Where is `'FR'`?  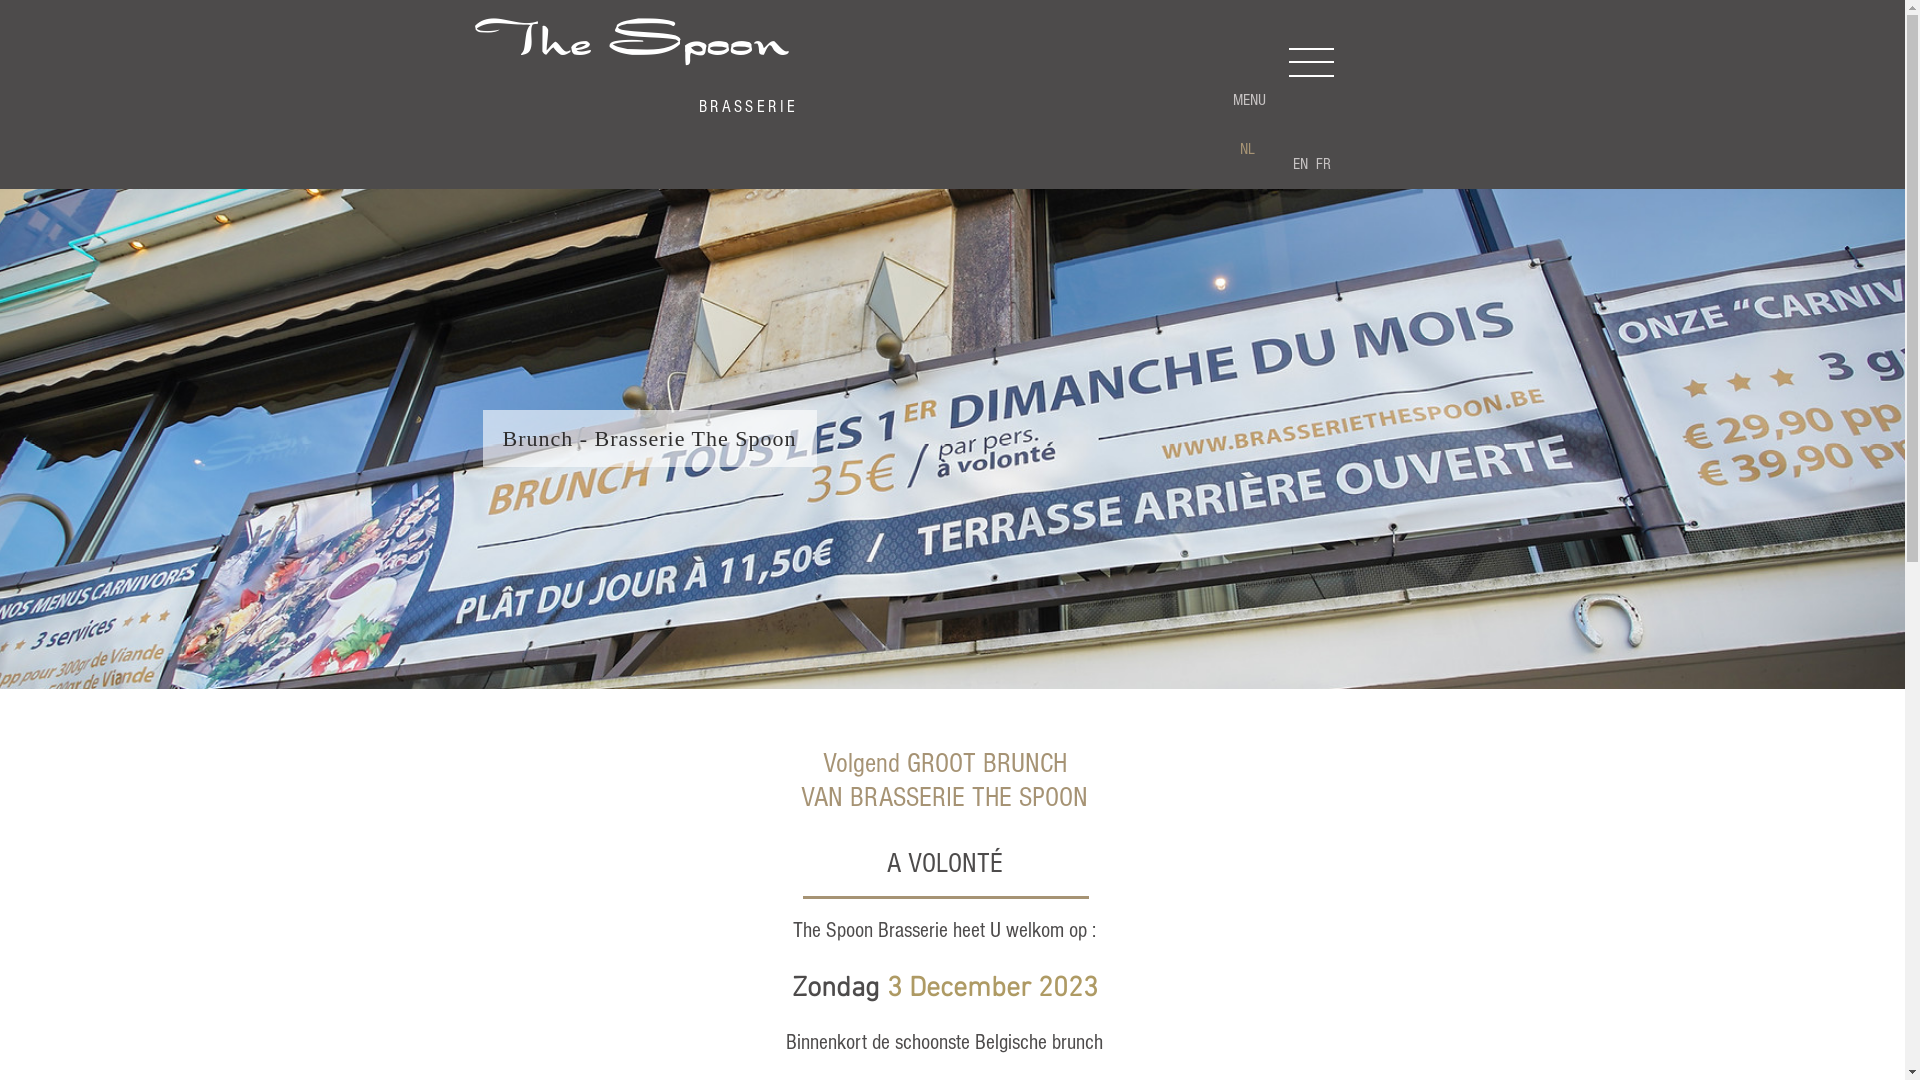
'FR' is located at coordinates (1322, 163).